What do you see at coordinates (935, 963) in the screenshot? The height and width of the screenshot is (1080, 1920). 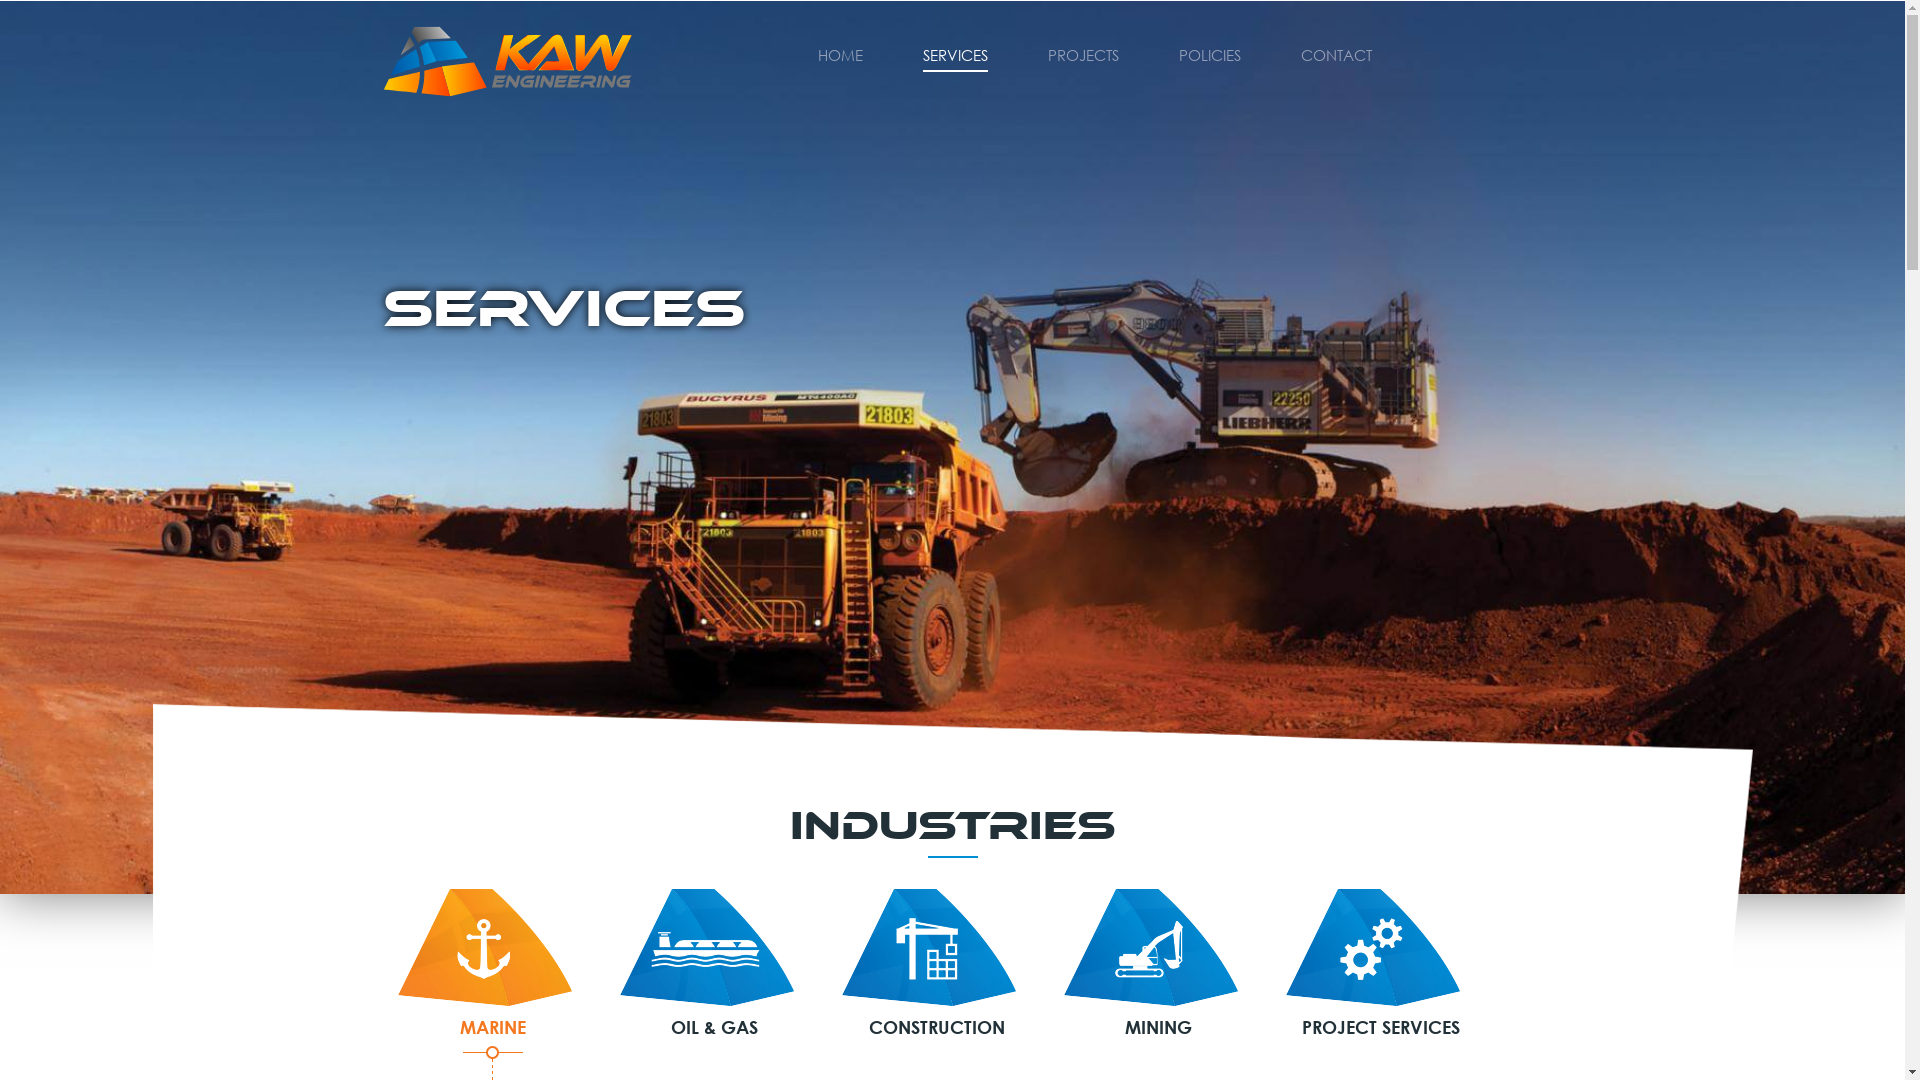 I see `'CONSTRUCTION'` at bounding box center [935, 963].